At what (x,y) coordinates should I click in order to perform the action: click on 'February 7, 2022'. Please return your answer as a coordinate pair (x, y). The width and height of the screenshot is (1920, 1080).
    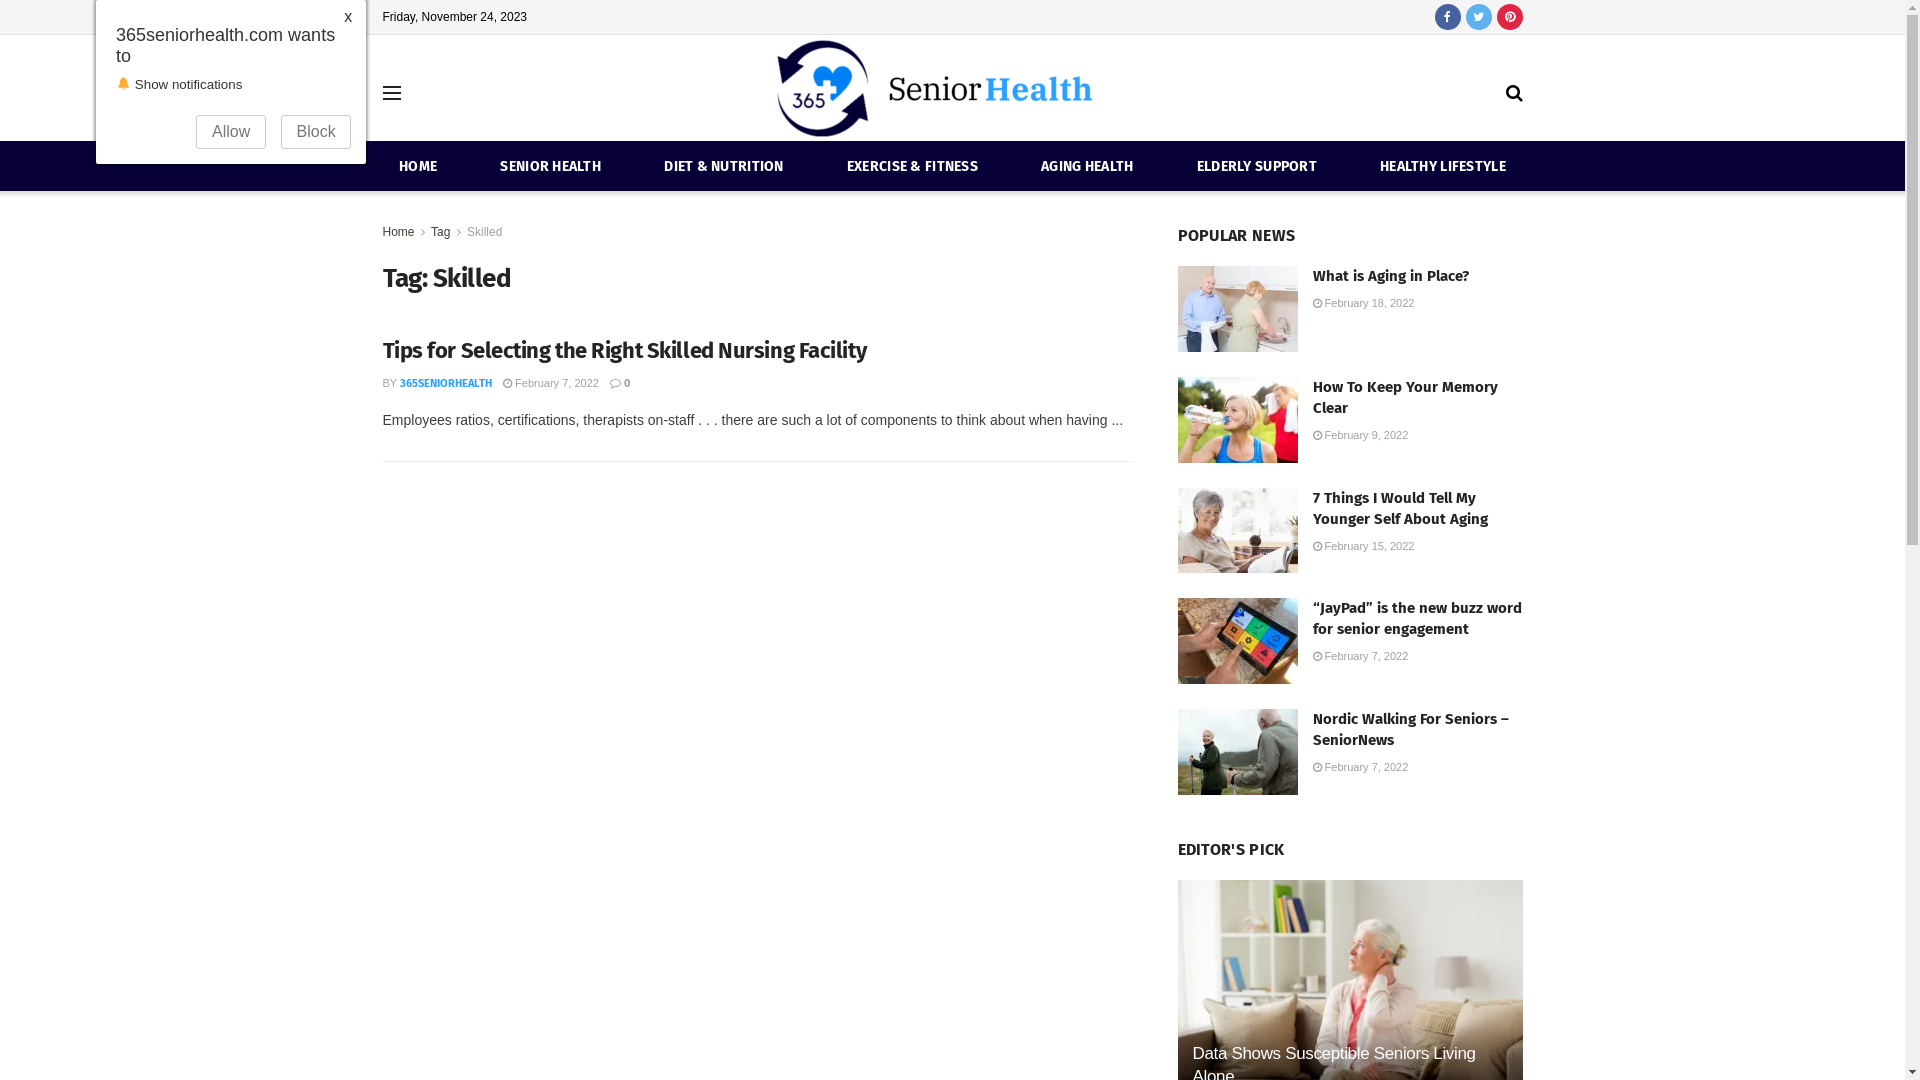
    Looking at the image, I should click on (1311, 766).